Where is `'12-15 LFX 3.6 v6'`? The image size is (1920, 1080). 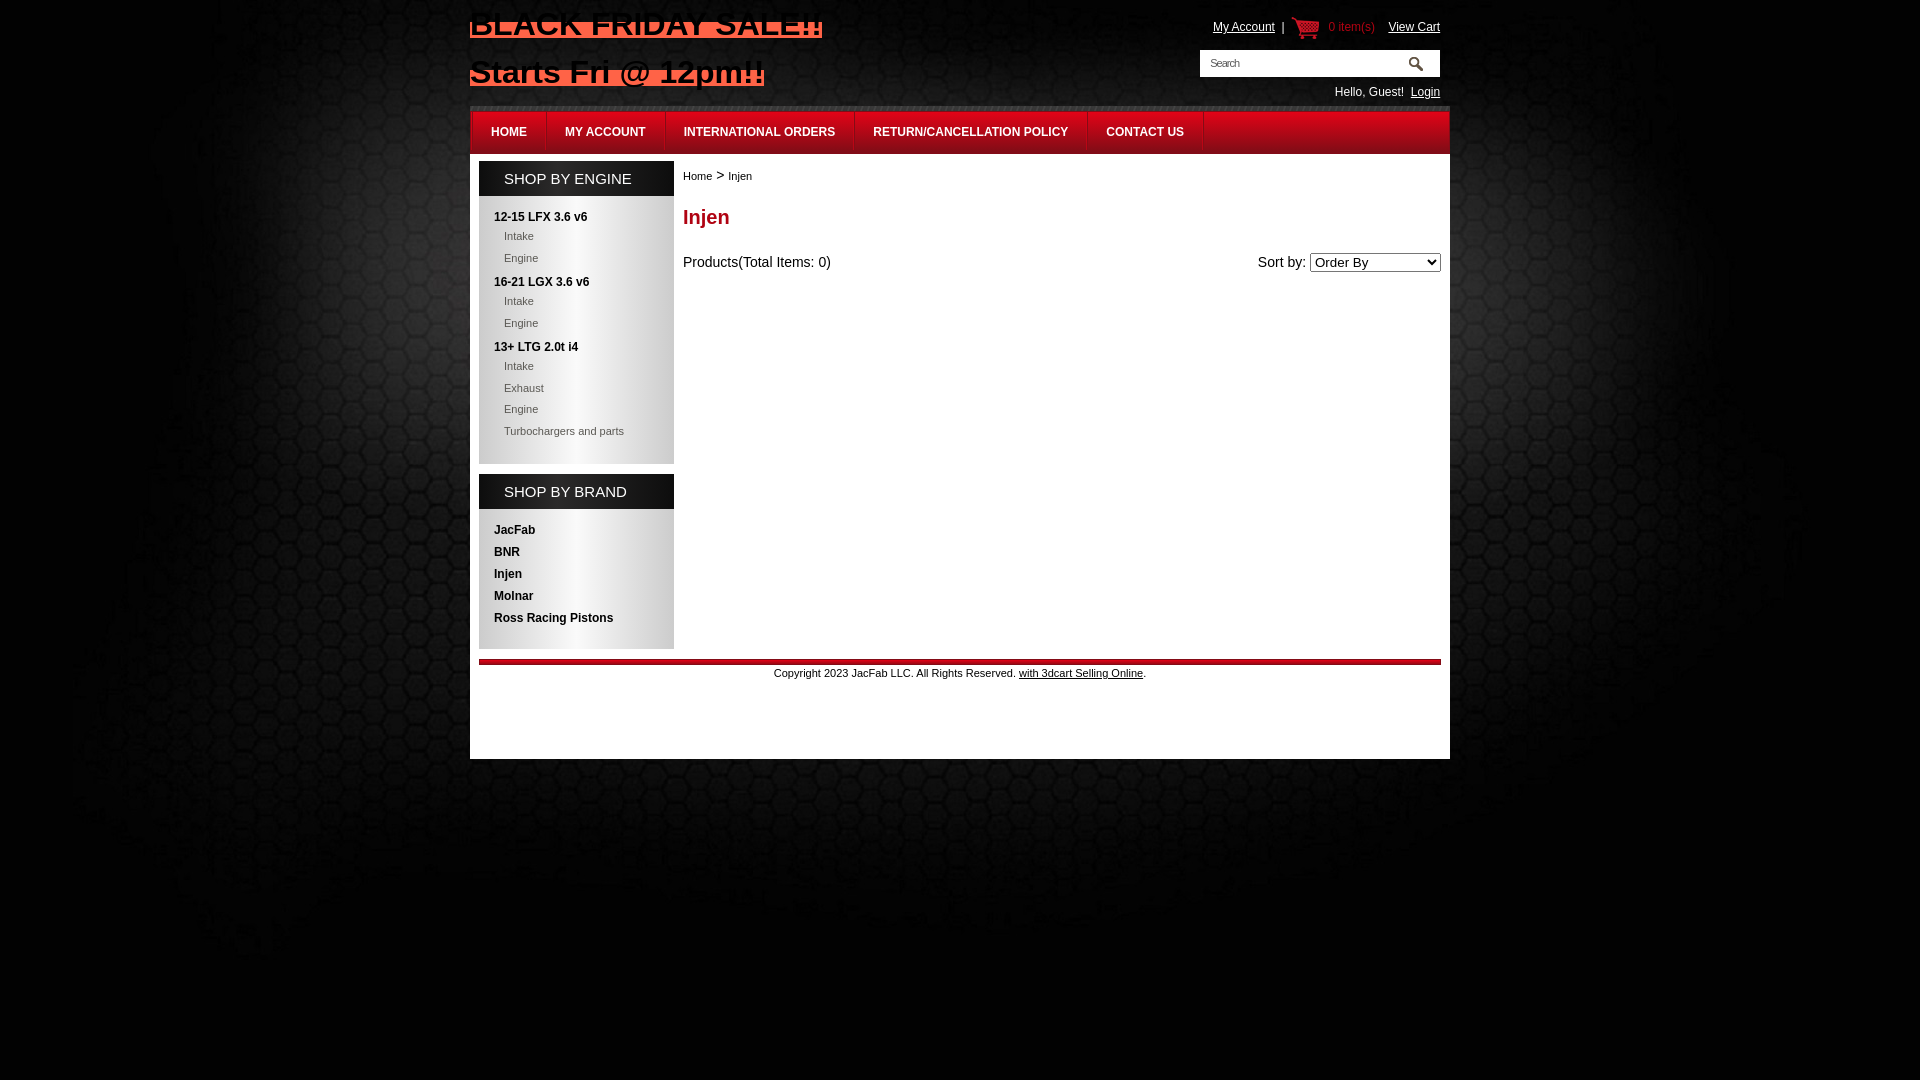 '12-15 LFX 3.6 v6' is located at coordinates (575, 216).